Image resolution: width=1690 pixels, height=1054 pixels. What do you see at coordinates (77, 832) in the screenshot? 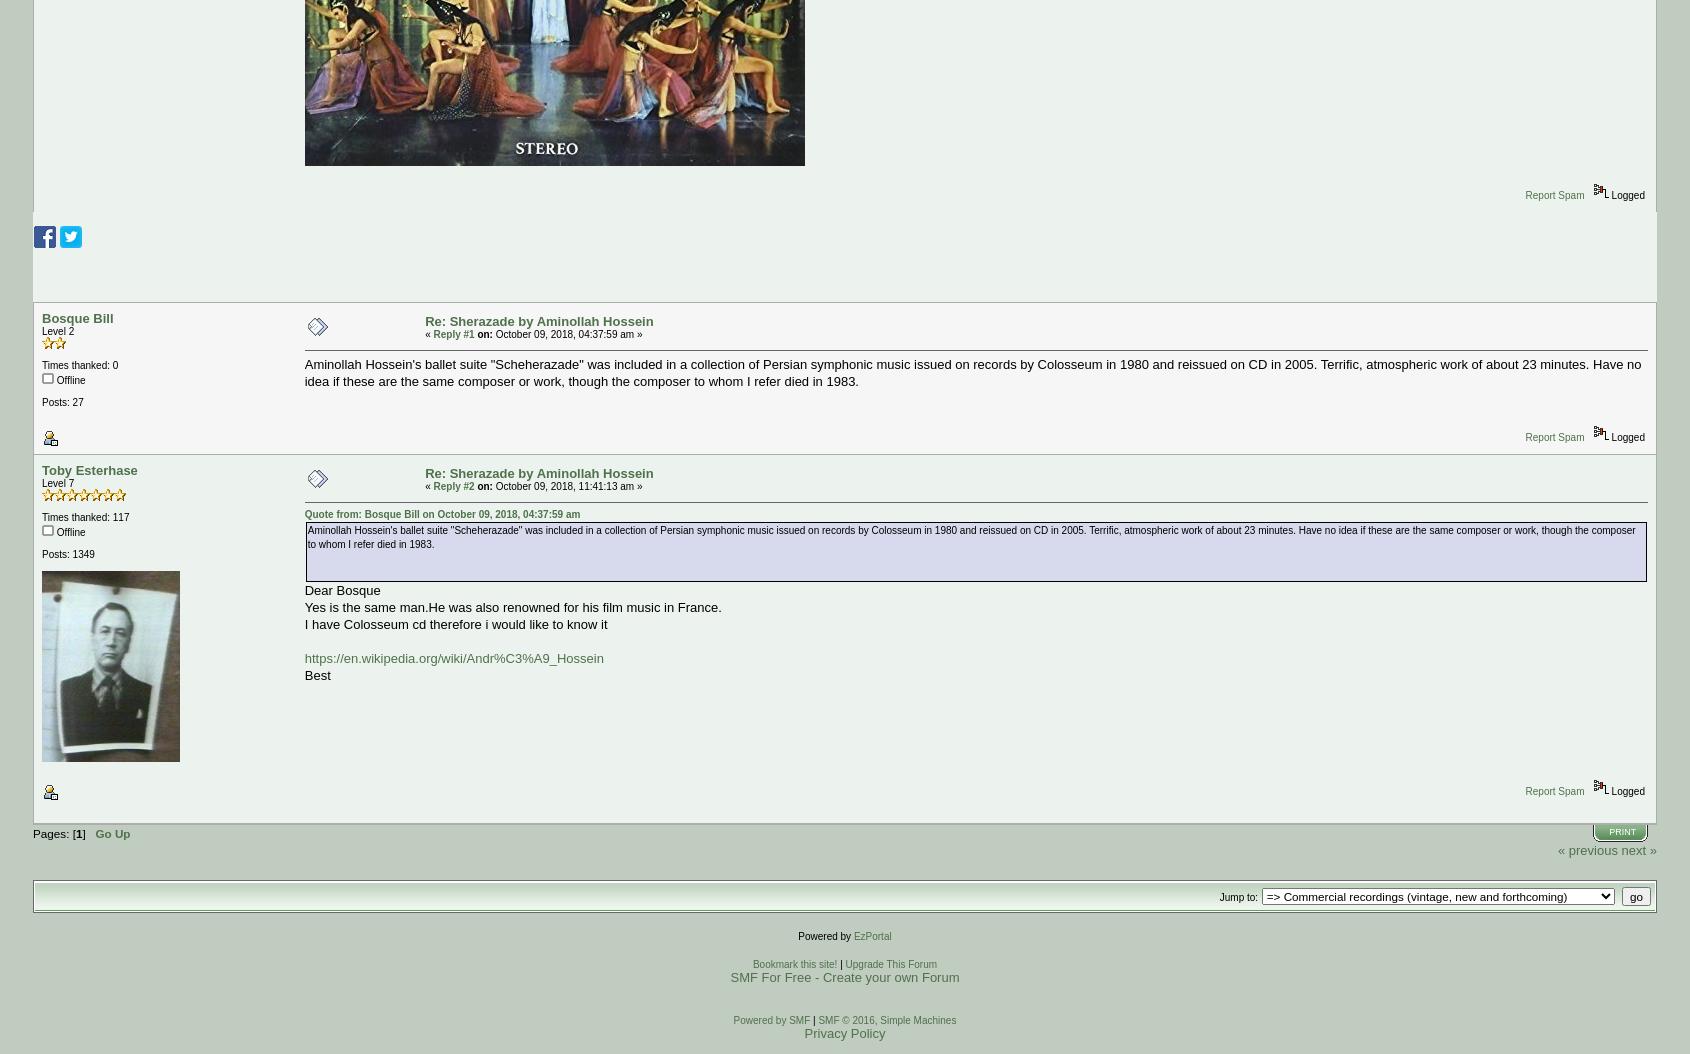
I see `'1'` at bounding box center [77, 832].